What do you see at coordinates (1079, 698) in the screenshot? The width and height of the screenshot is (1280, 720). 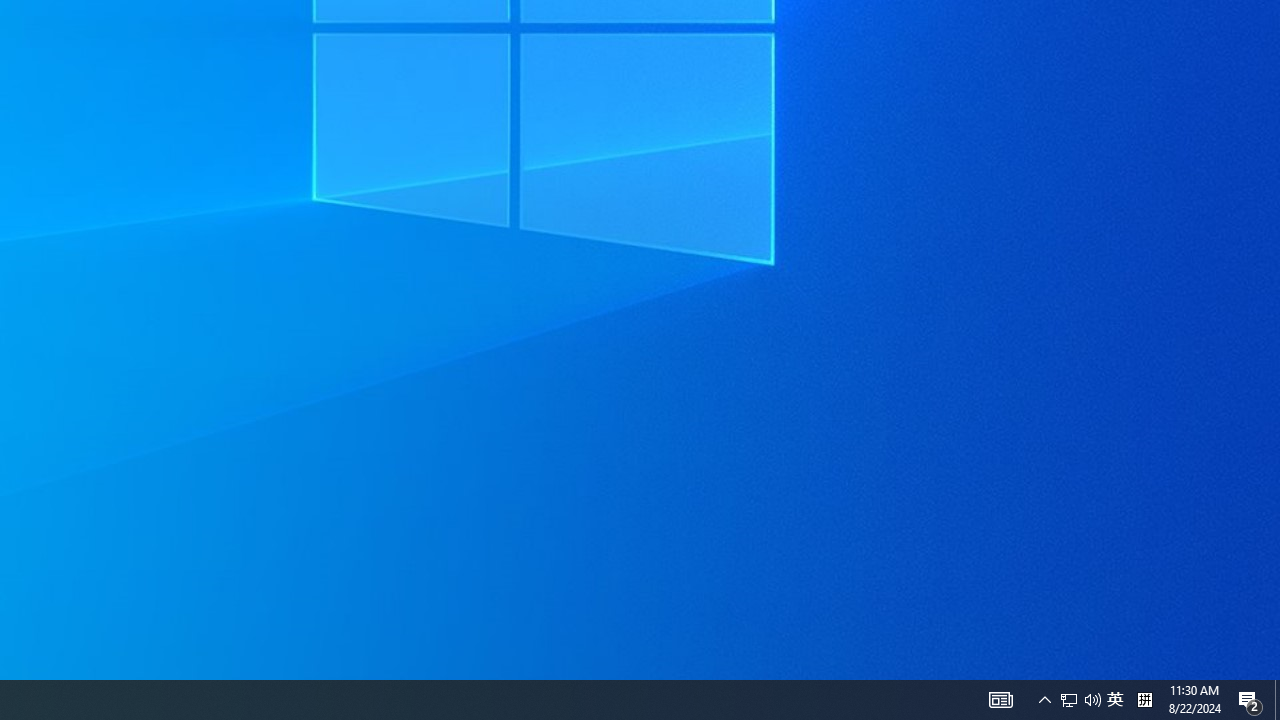 I see `'User Promoted Notification Area'` at bounding box center [1079, 698].